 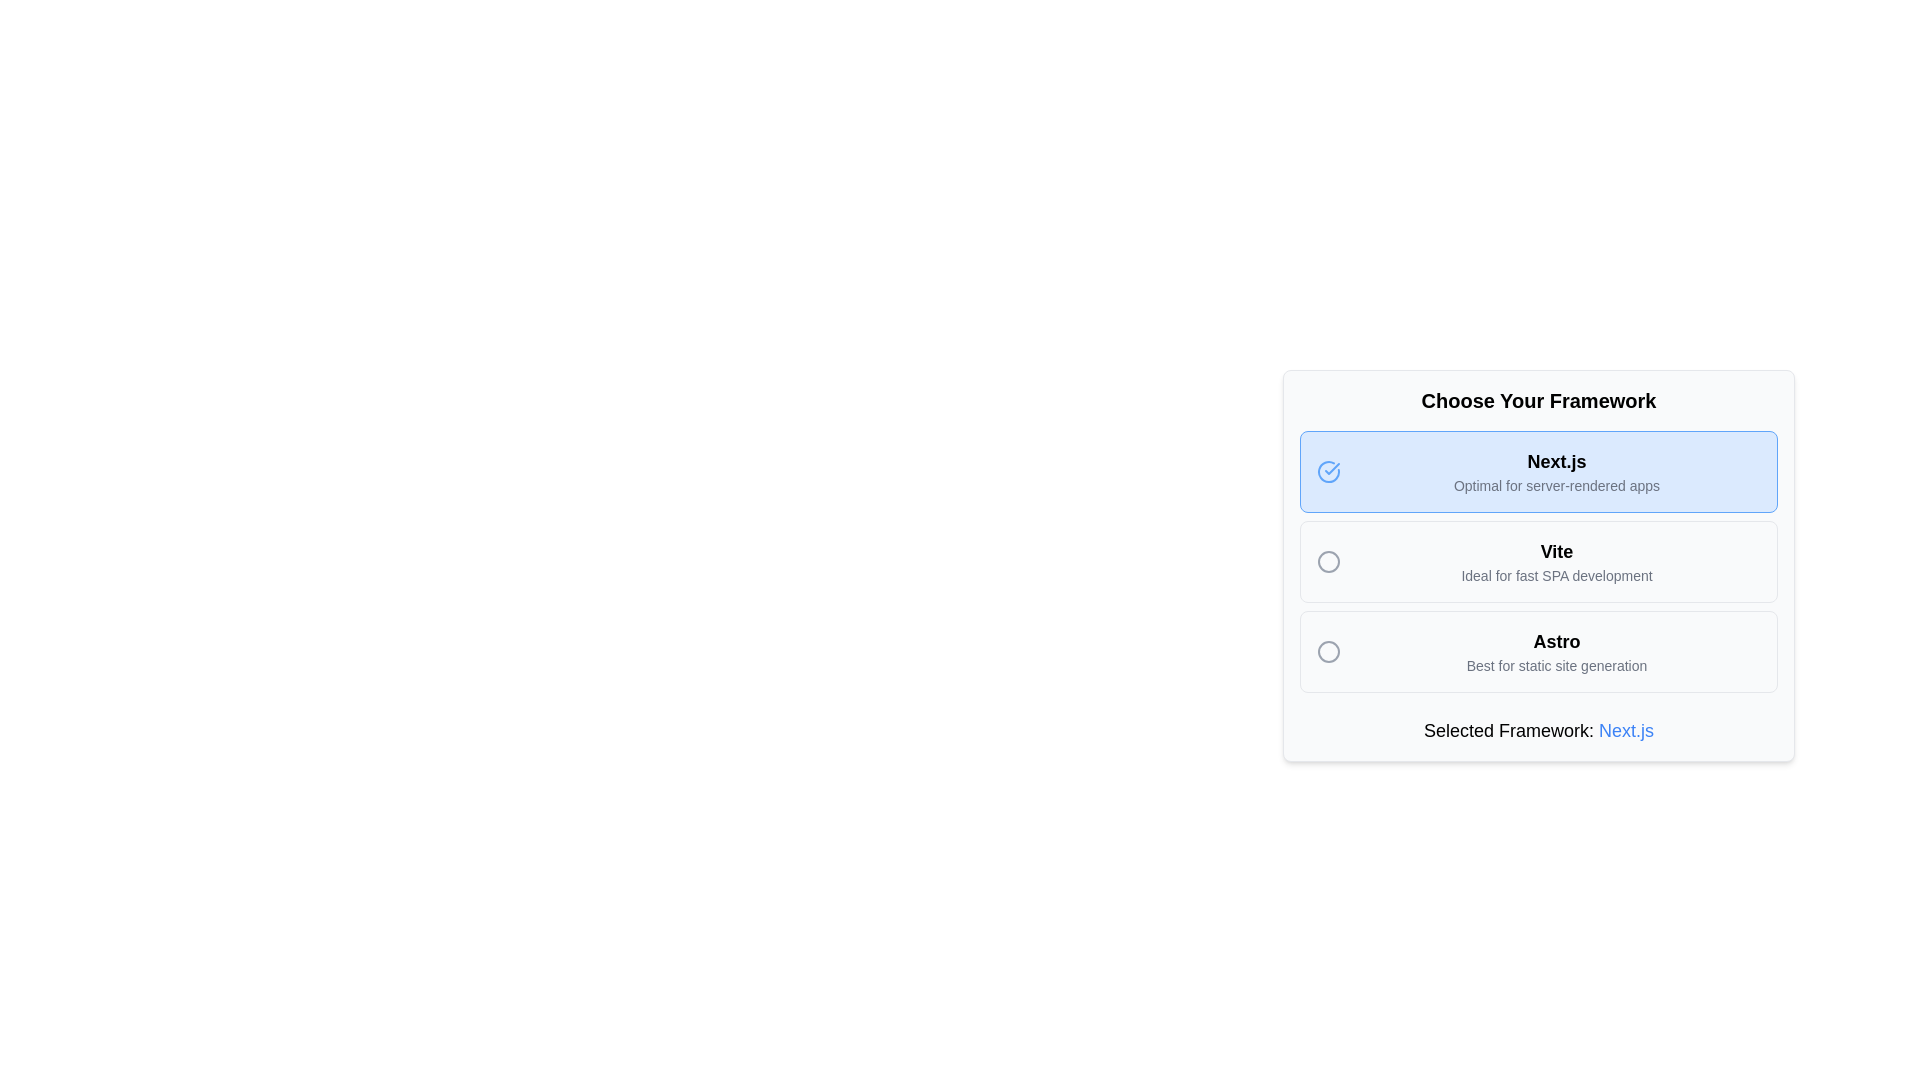 What do you see at coordinates (1329, 651) in the screenshot?
I see `the selectable circular icon for the 'Astro' framework option in the radio button group` at bounding box center [1329, 651].